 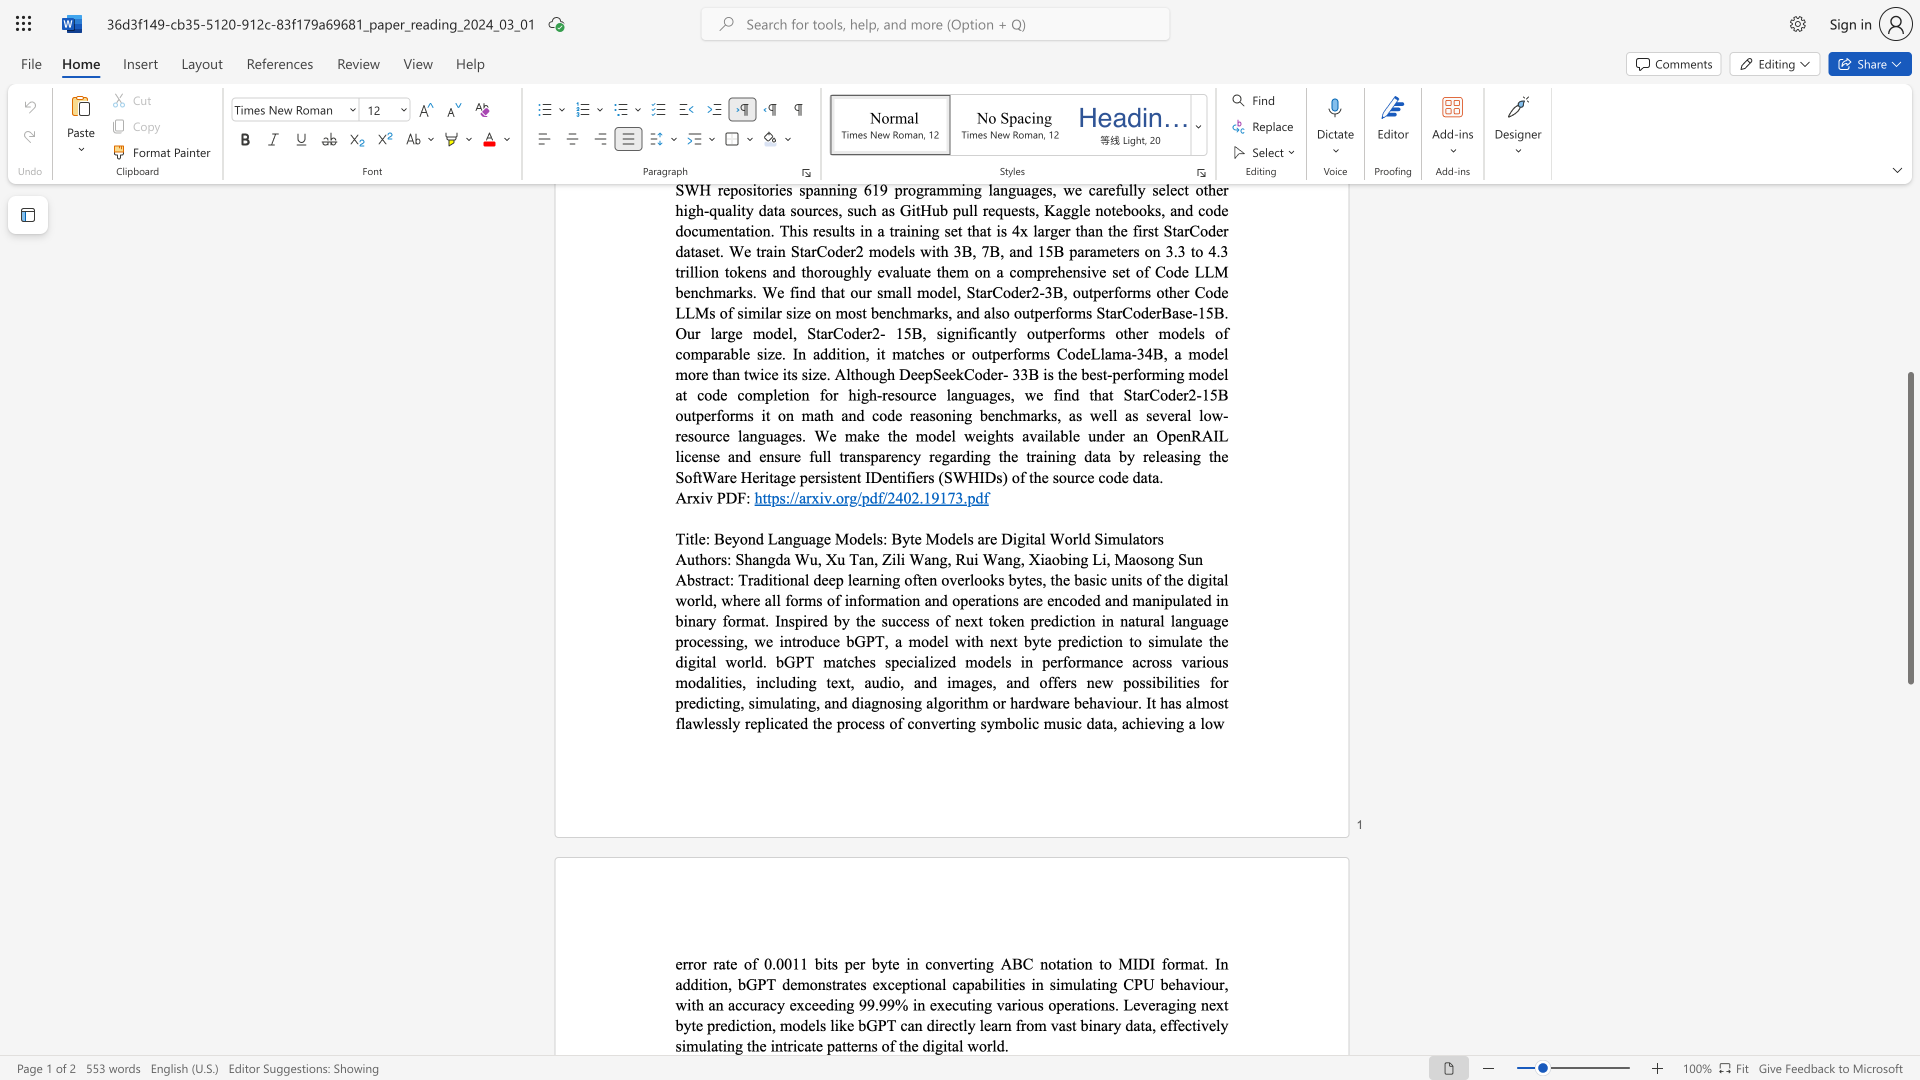 I want to click on the subset text "s in simulating CPU behaviour, with an accuracy exceeding 99.99% in executing various operations. Leveraging next byte prediction, models like bGPT can directly learn from vast binary data, effectively simulating the intricate patterns of the digital wo" within the text "error rate of 0.0011 bits per byte in converting ABC notation to MIDI format. In addition, bGPT demonstrates exceptional capabilities in simulating CPU behaviour, with an accuracy exceeding 99.99% in executing various operations. Leveraging next byte prediction, models like bGPT can directly learn from vast binary data, effectively simulating the intricate patterns of the digital world.", so click(x=1019, y=983).